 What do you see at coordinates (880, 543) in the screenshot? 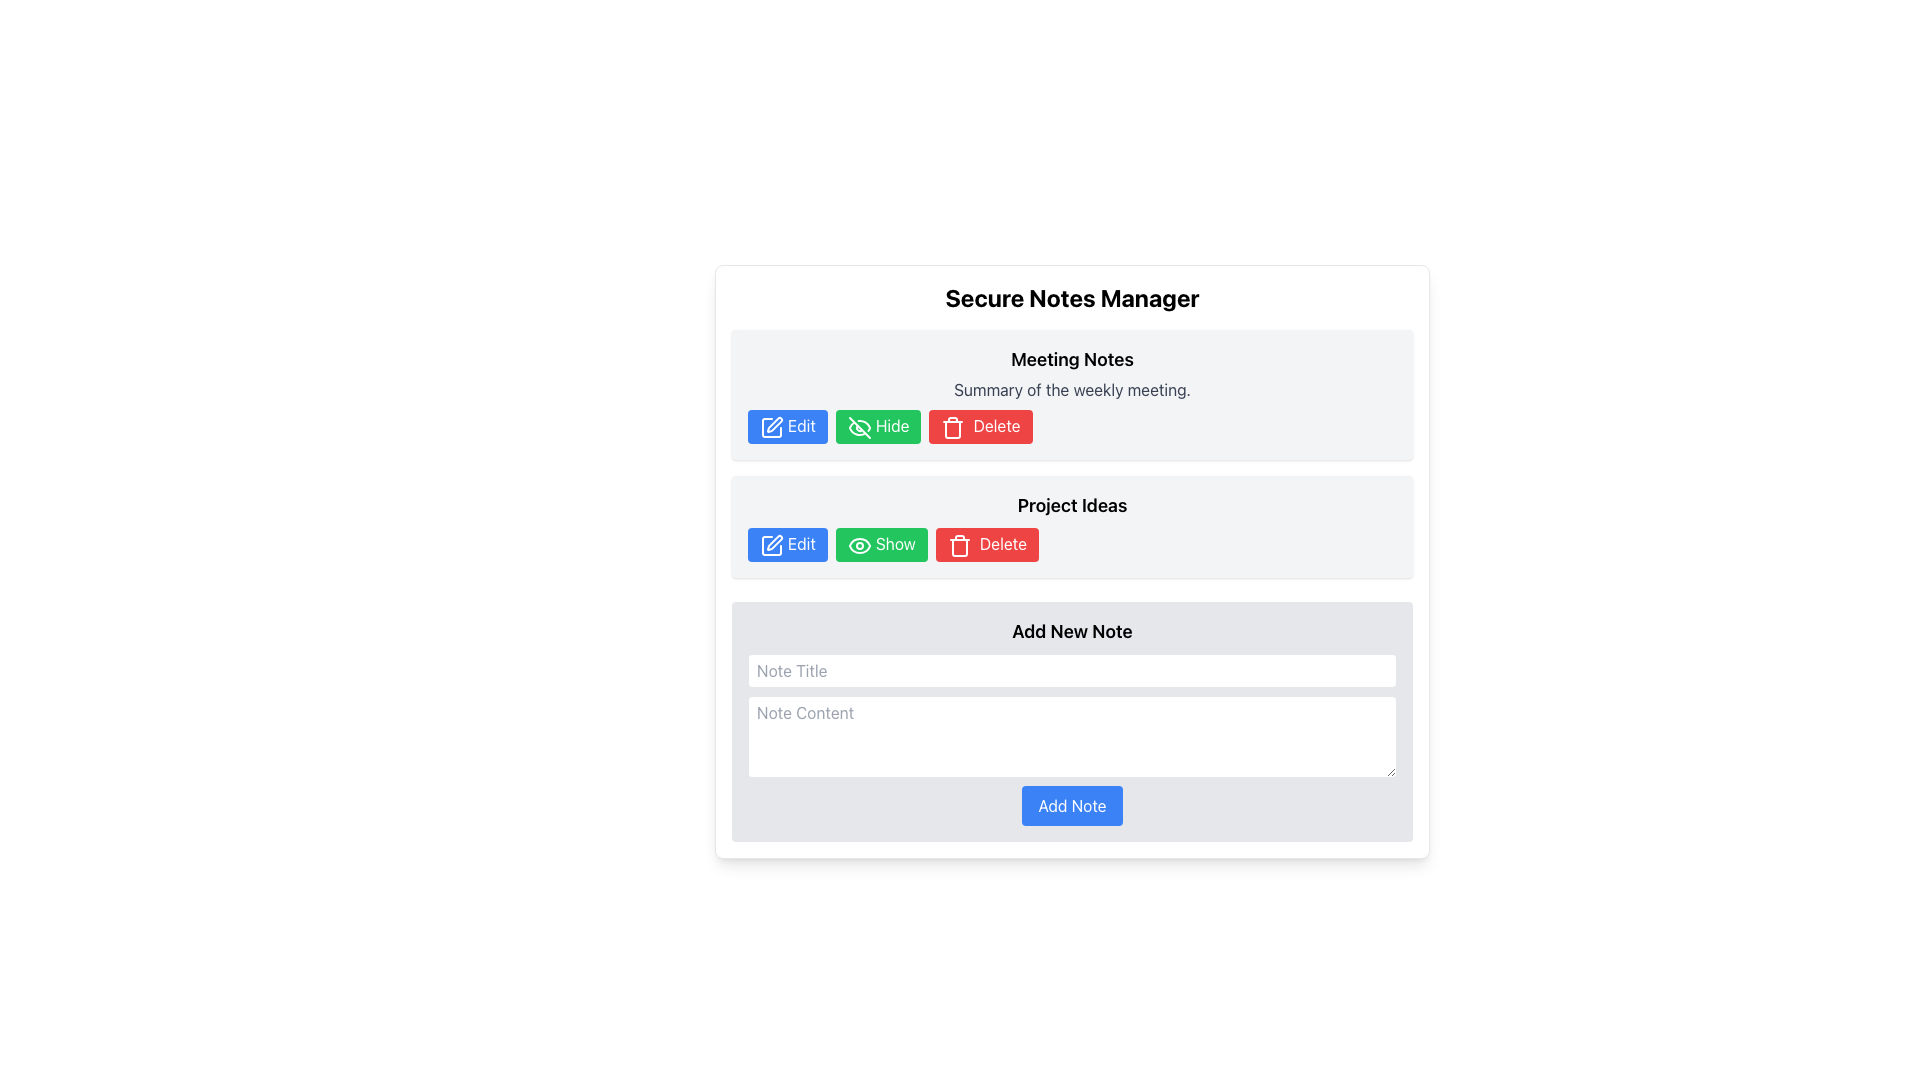
I see `the green 'Show' button with an eye icon` at bounding box center [880, 543].